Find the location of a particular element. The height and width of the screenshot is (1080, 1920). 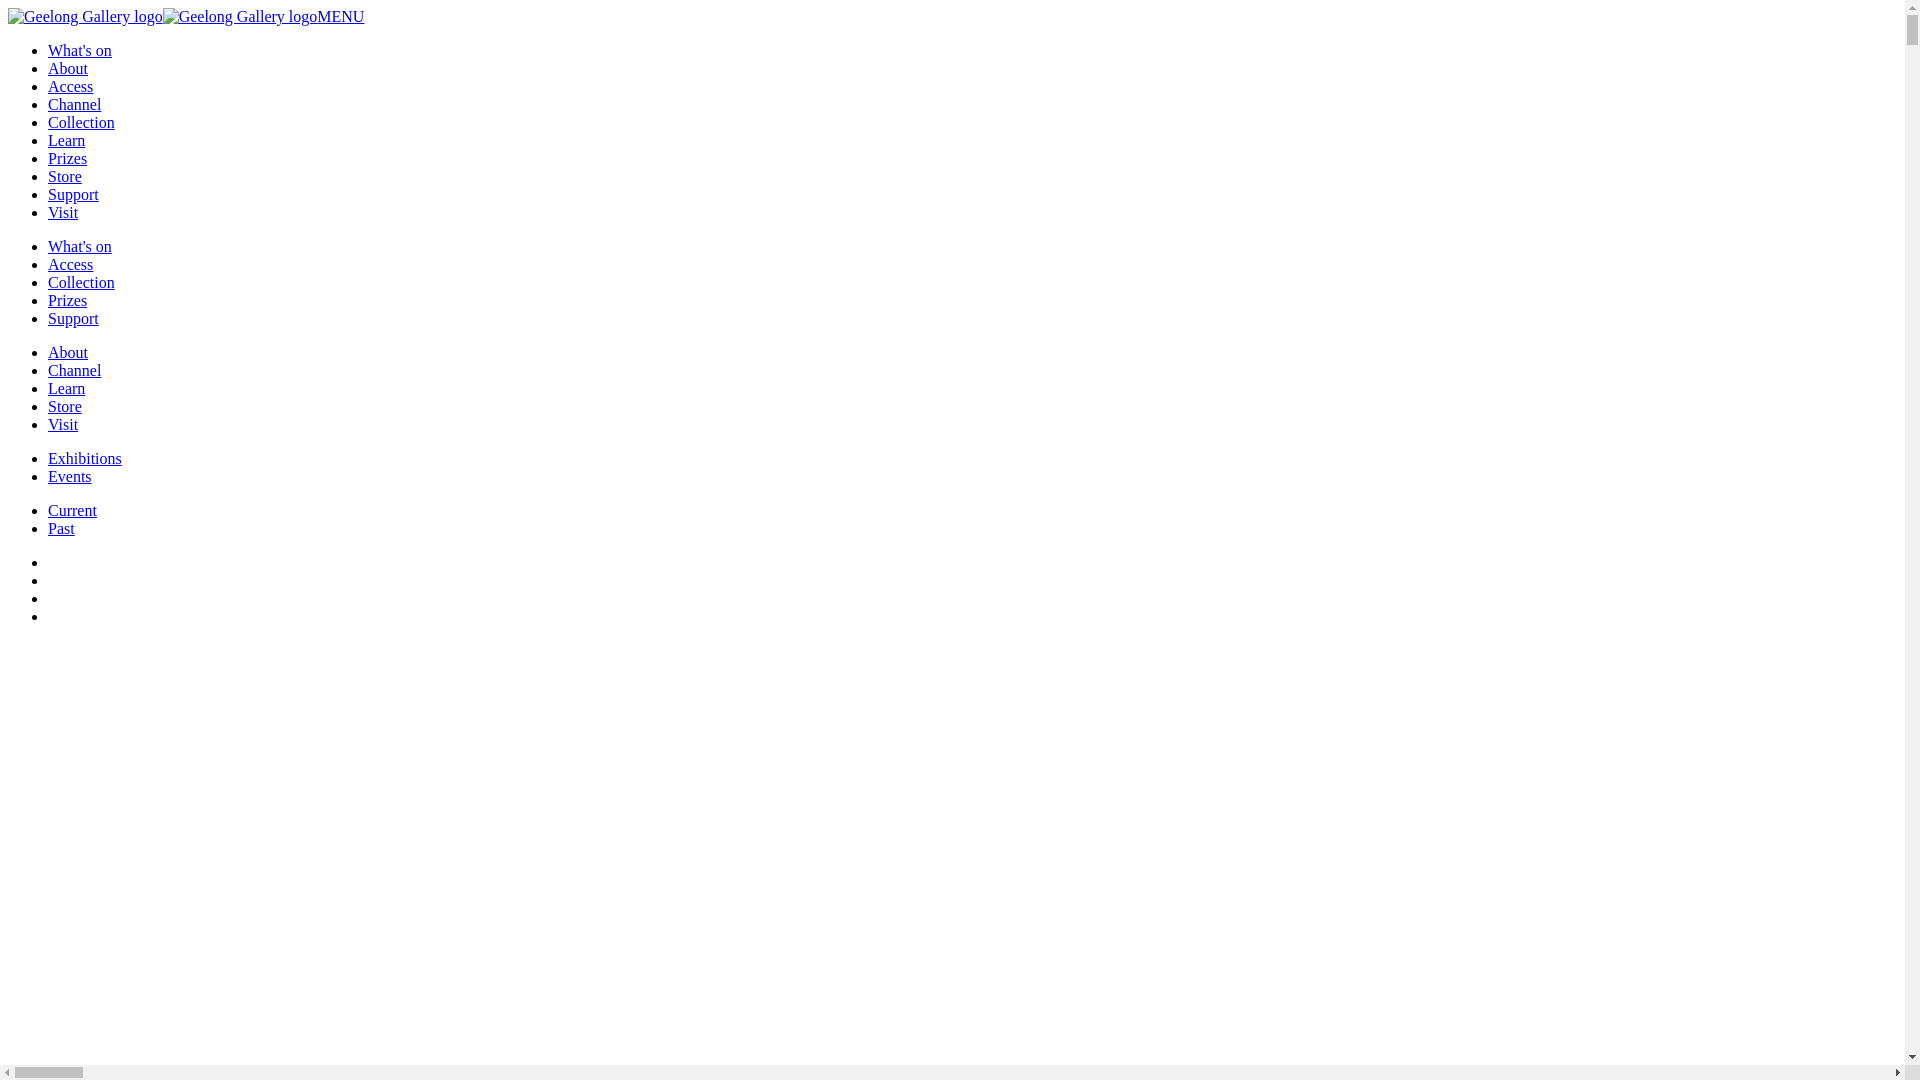

'Collection' is located at coordinates (48, 122).